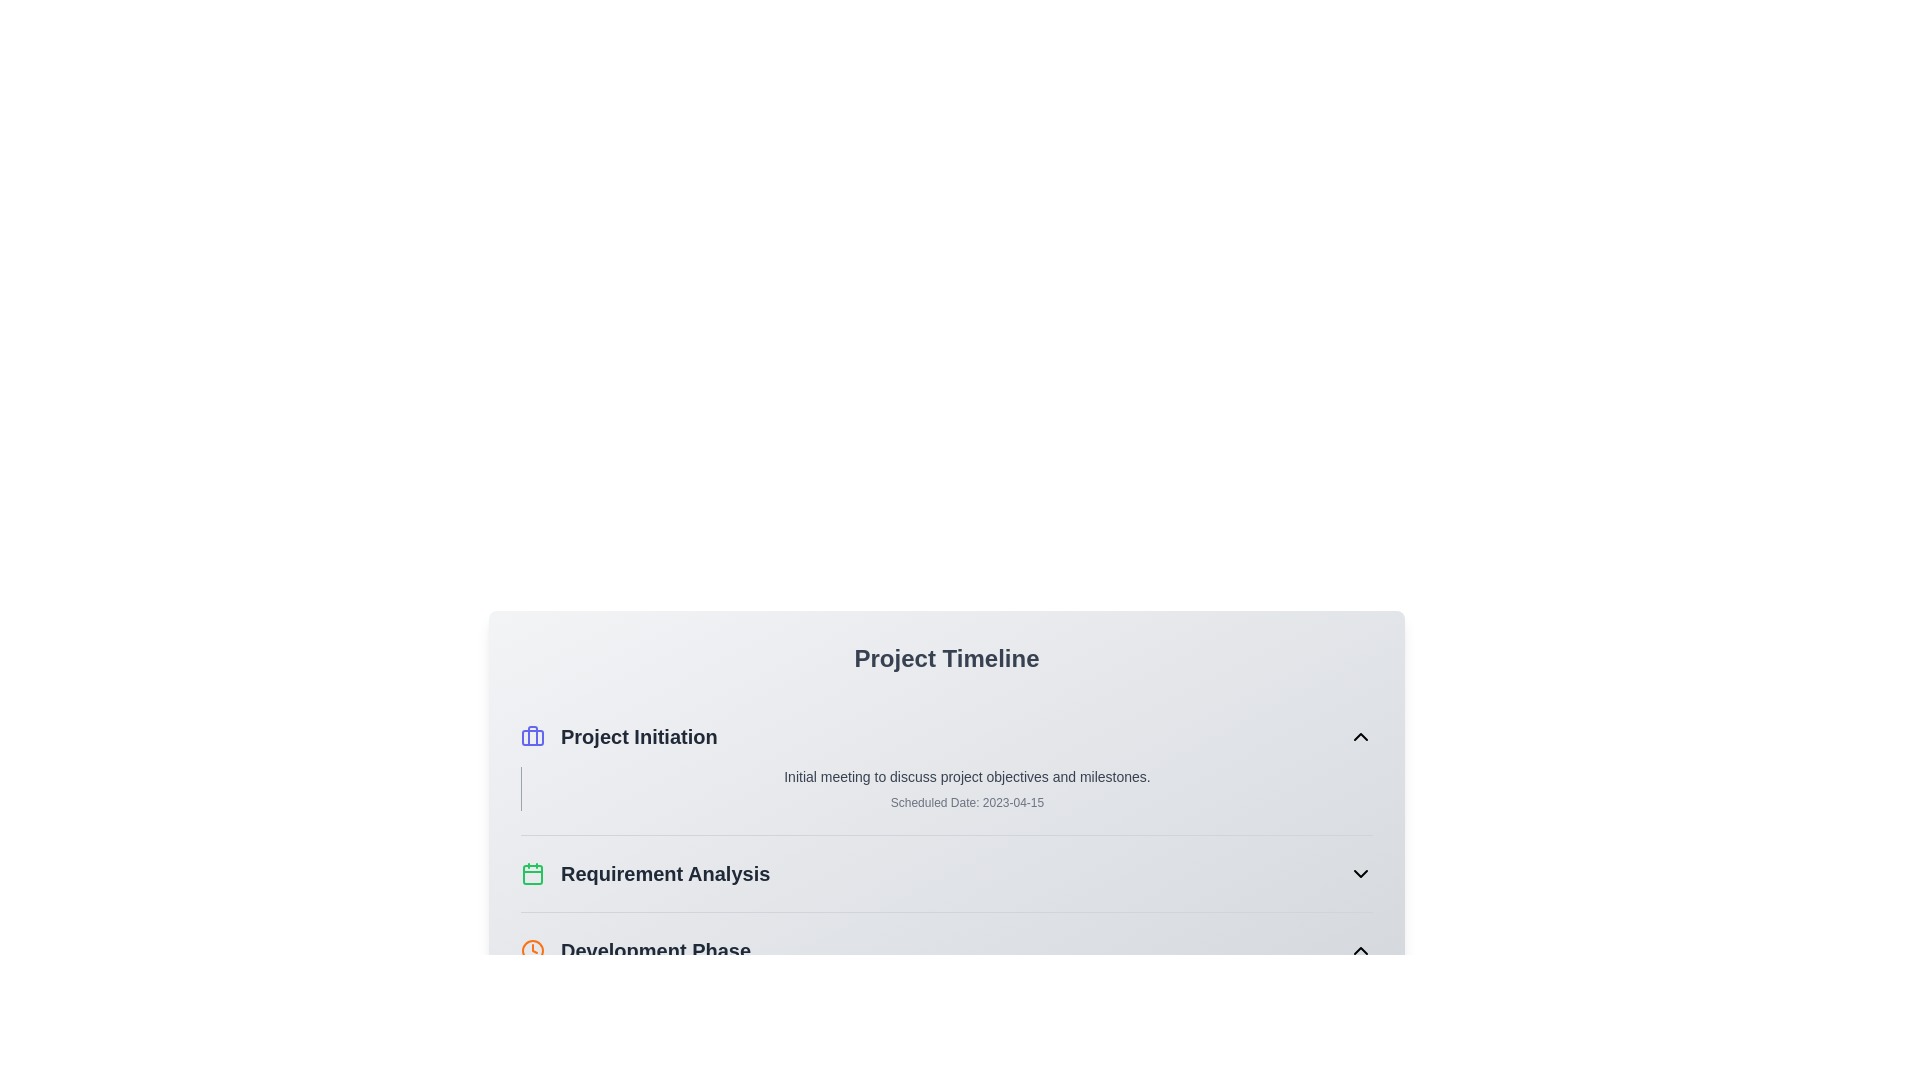 The width and height of the screenshot is (1920, 1080). I want to click on the 'Project Initiation' text label, which is styled in bold dark gray and positioned next to a blue briefcase icon, located in the top-left section of the 'Project Timeline' interface, so click(638, 736).